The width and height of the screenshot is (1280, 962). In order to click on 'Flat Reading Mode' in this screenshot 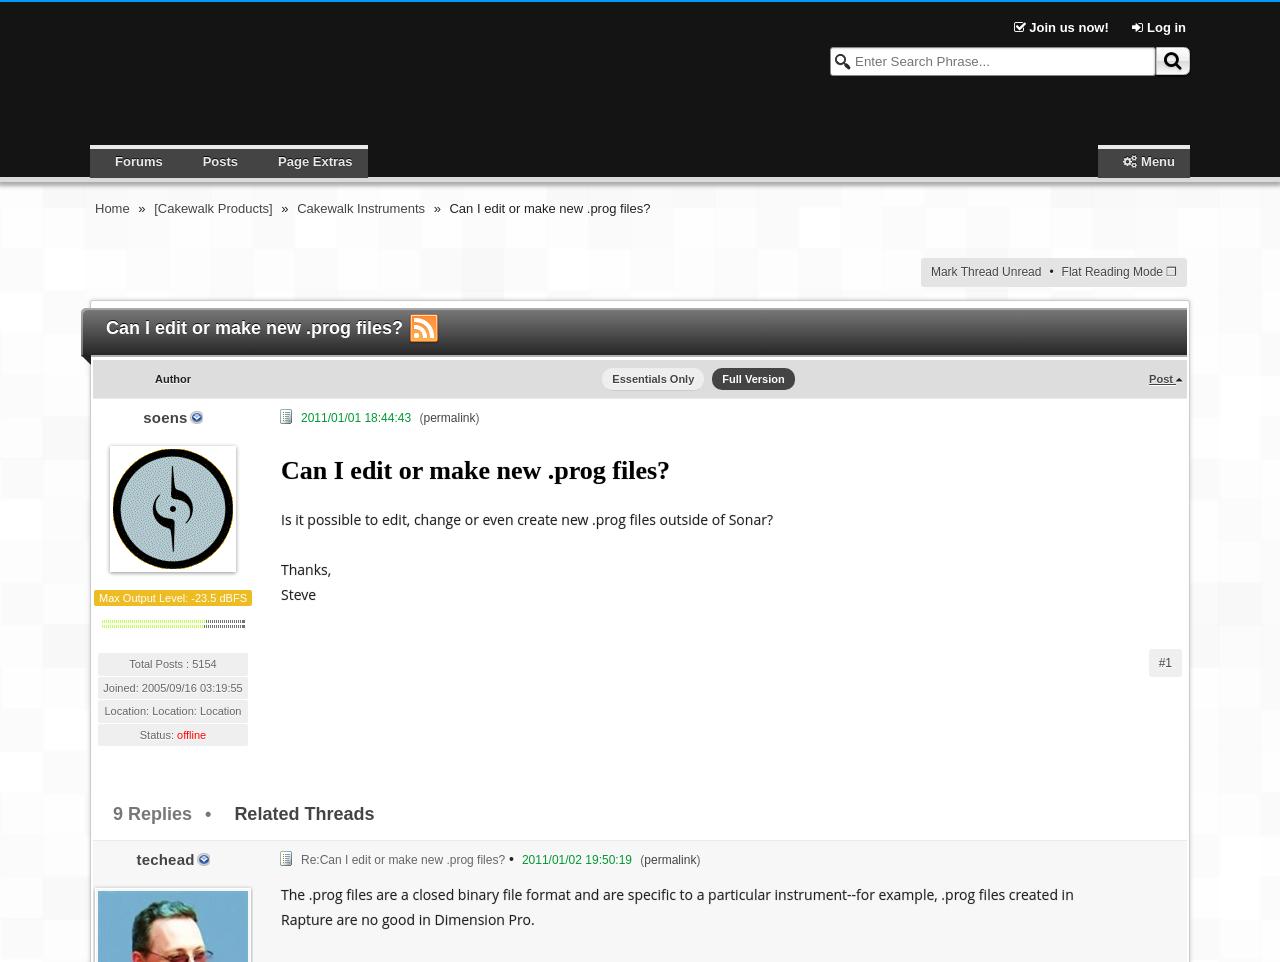, I will do `click(1110, 270)`.